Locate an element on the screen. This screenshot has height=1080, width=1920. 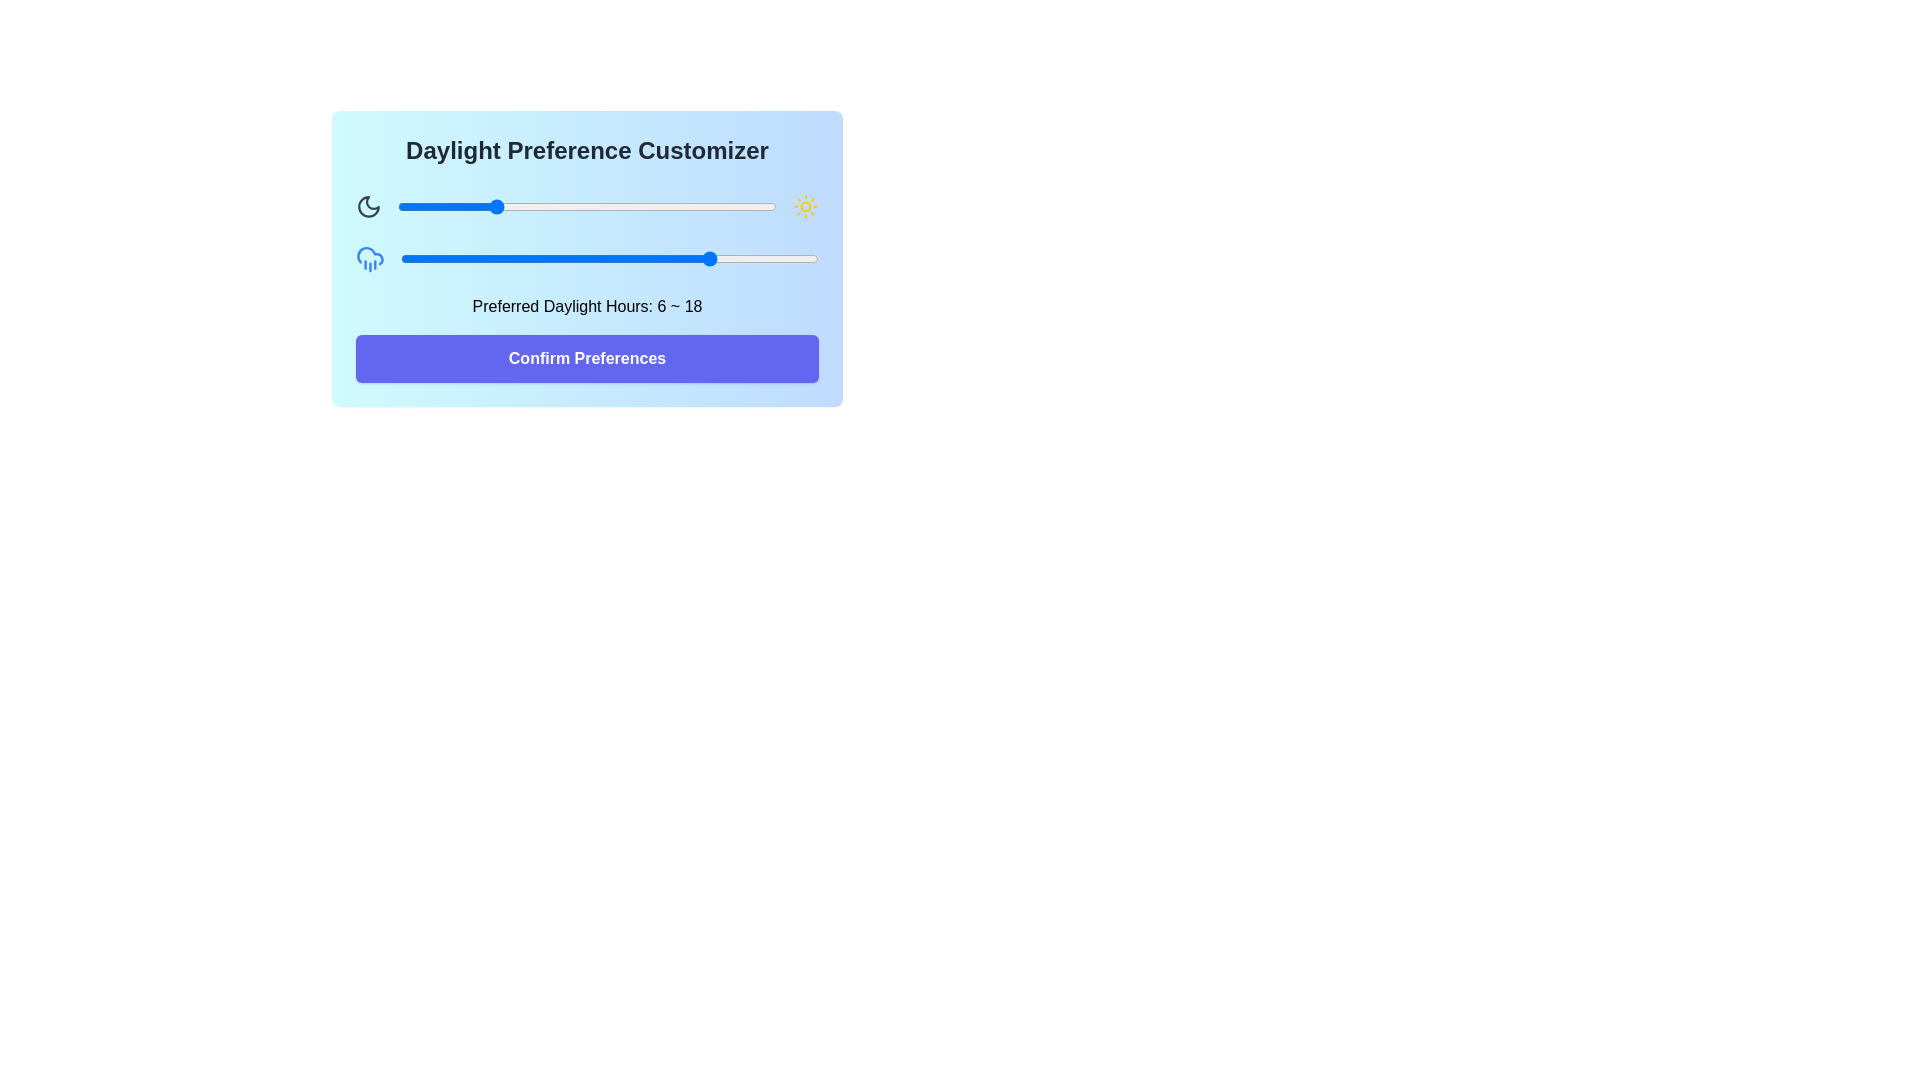
the daylight hours is located at coordinates (412, 207).